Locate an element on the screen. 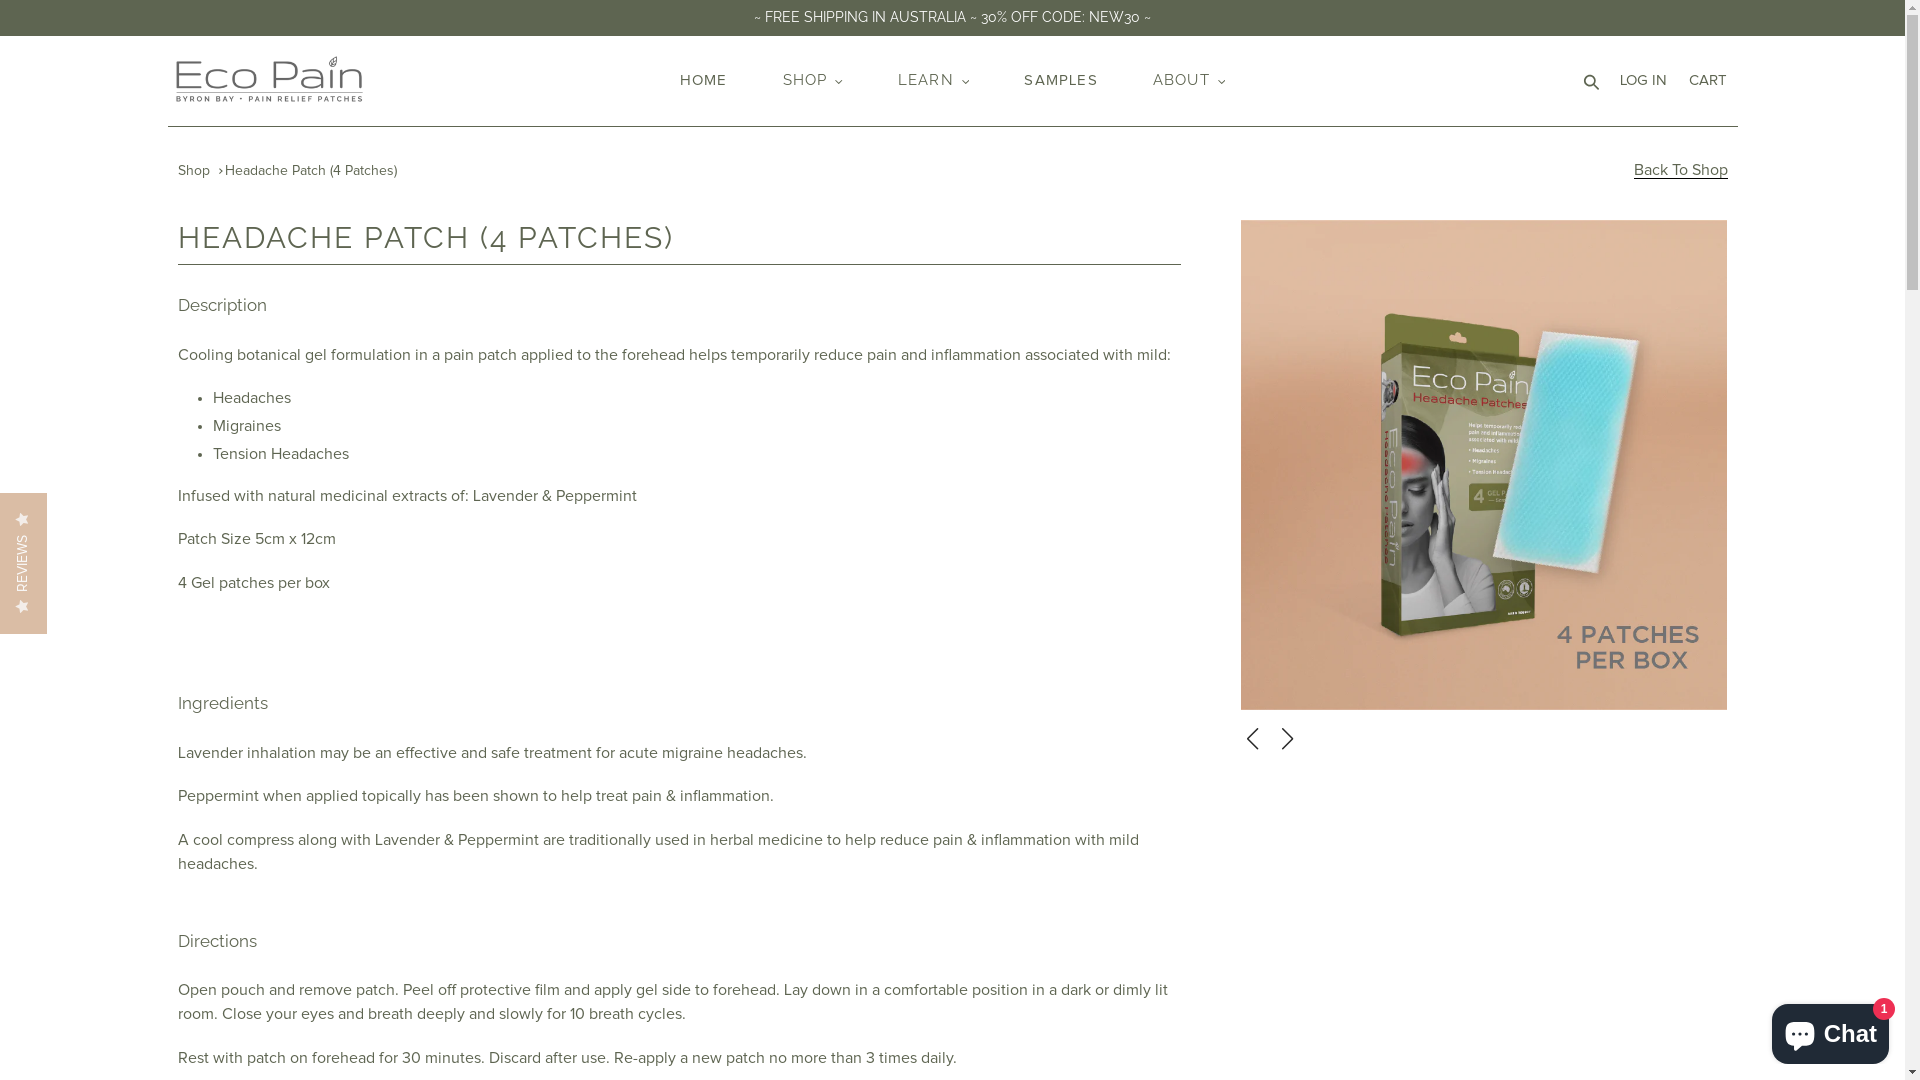 The image size is (1920, 1080). 'LOG IN is located at coordinates (1642, 80).